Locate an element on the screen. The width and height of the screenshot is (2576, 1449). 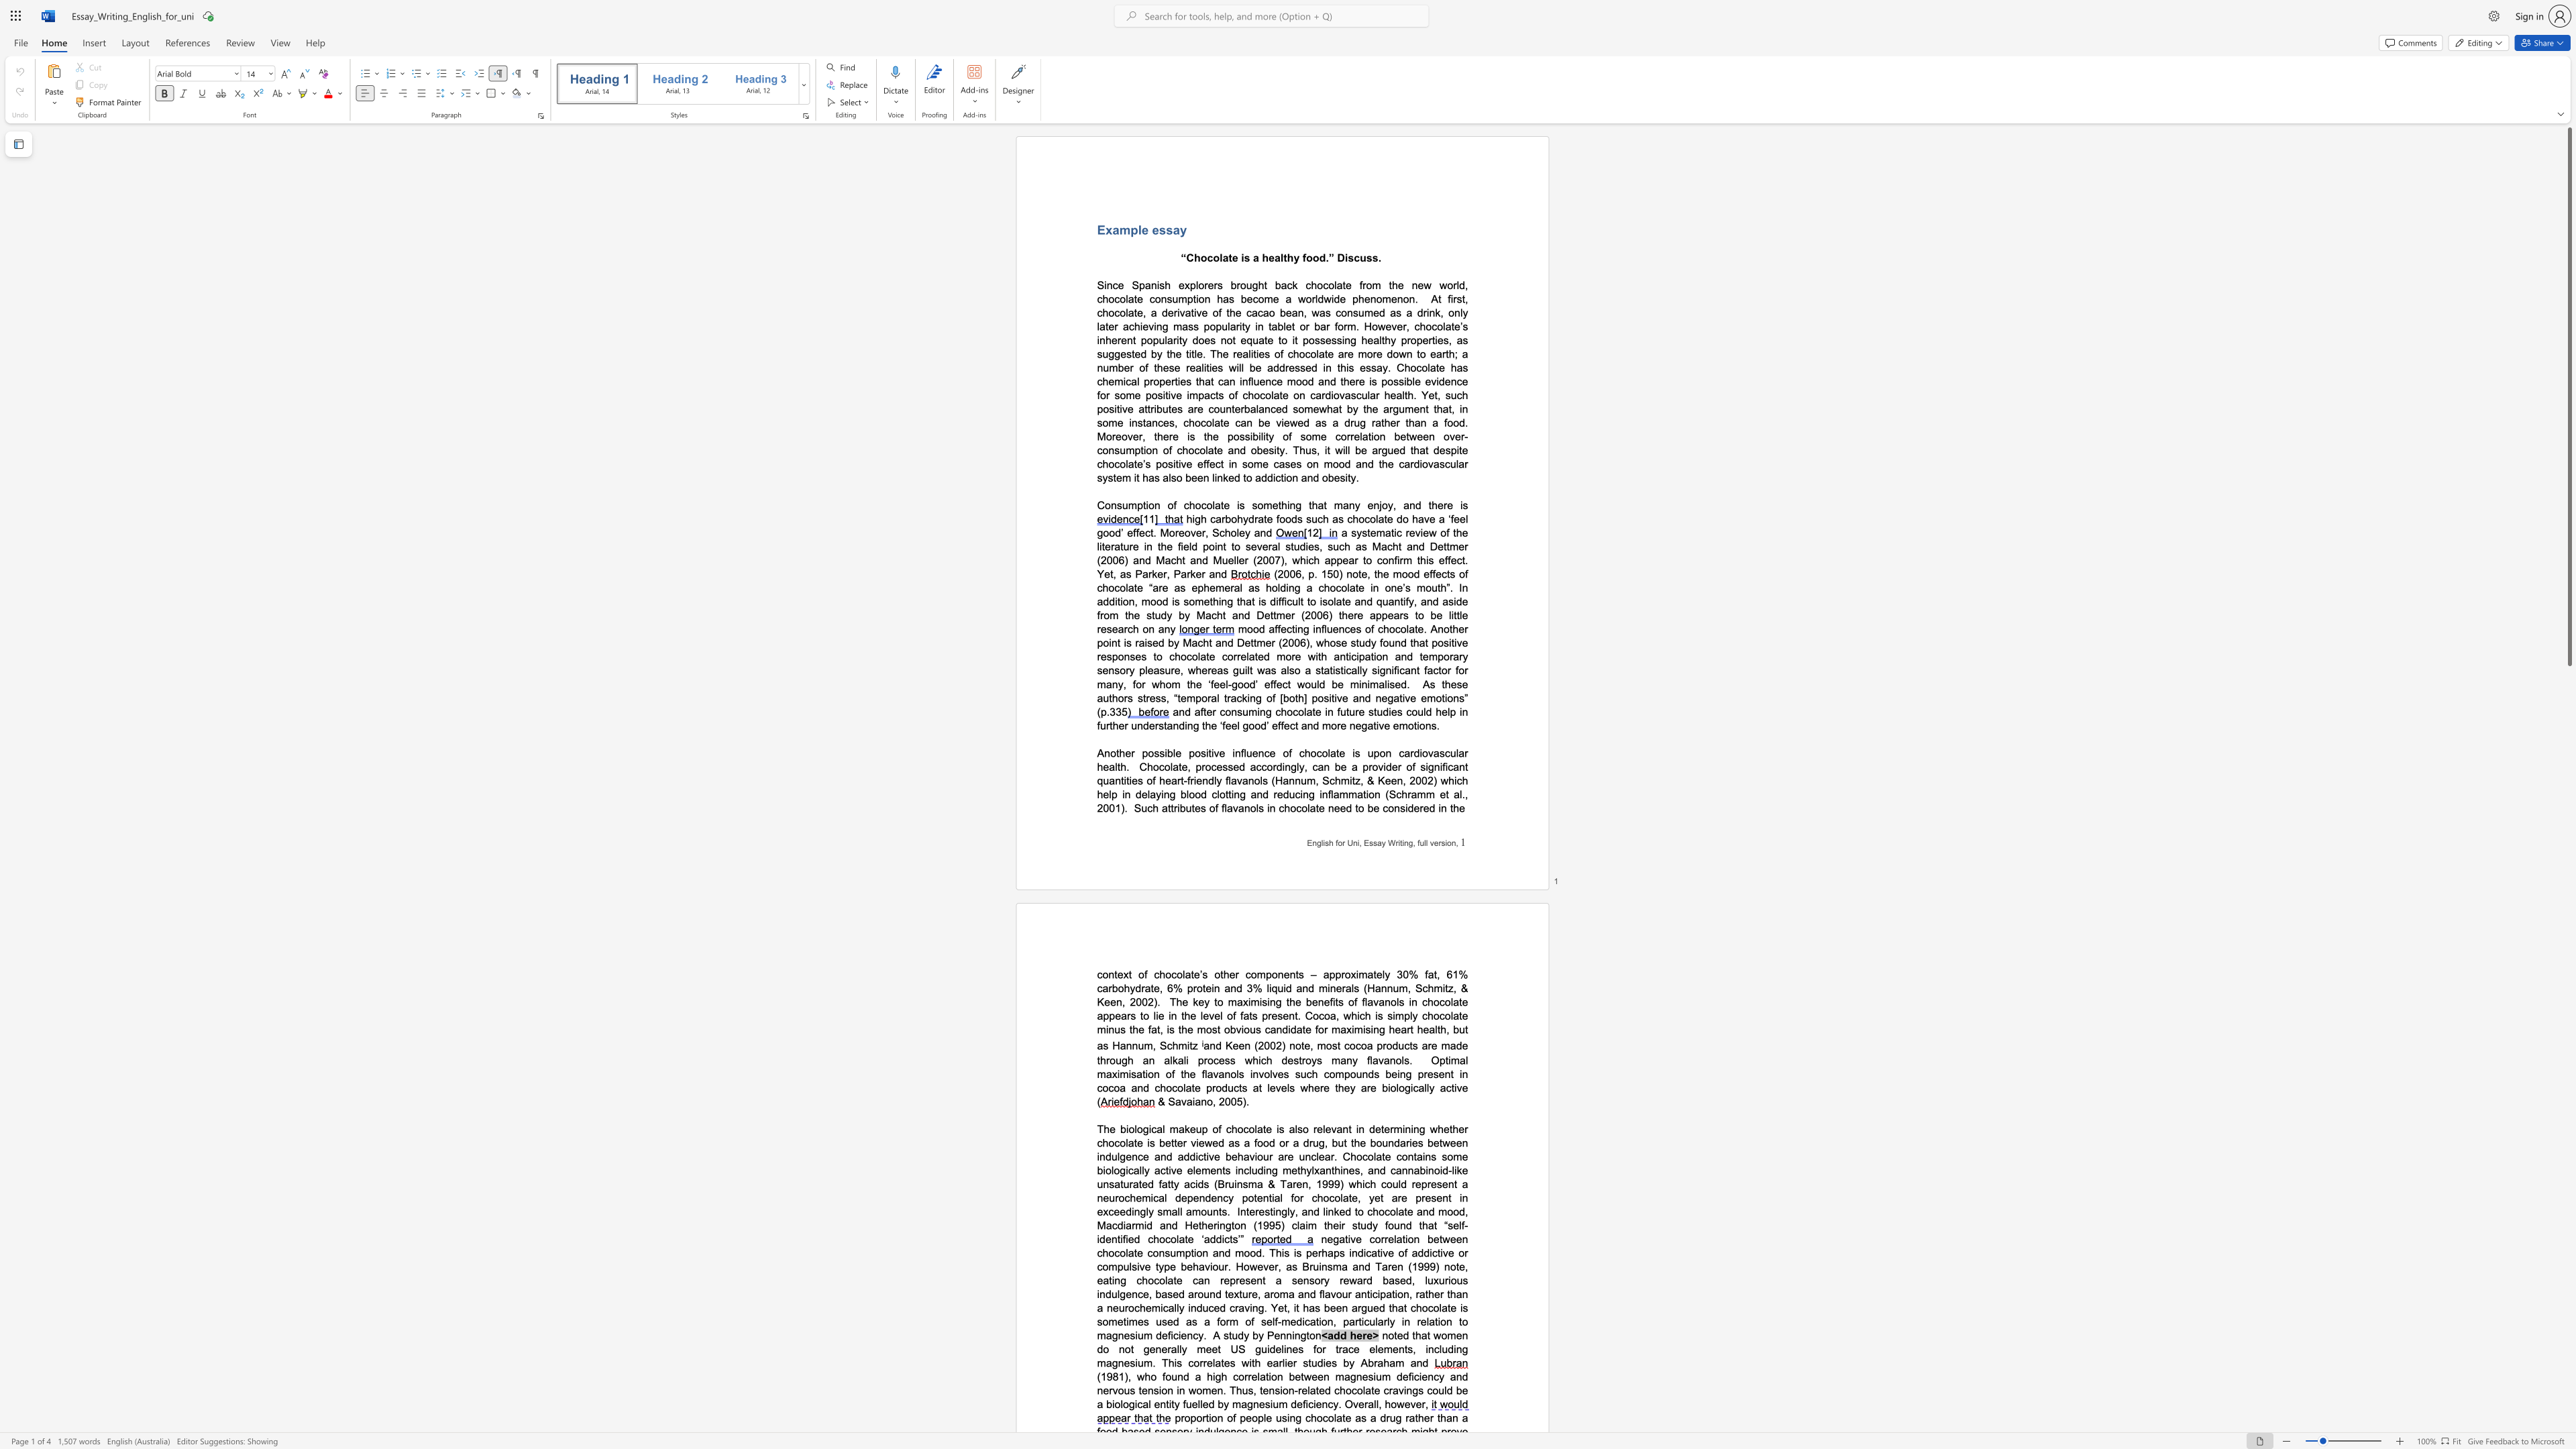
the scrollbar to move the page downward is located at coordinates (2568, 1065).